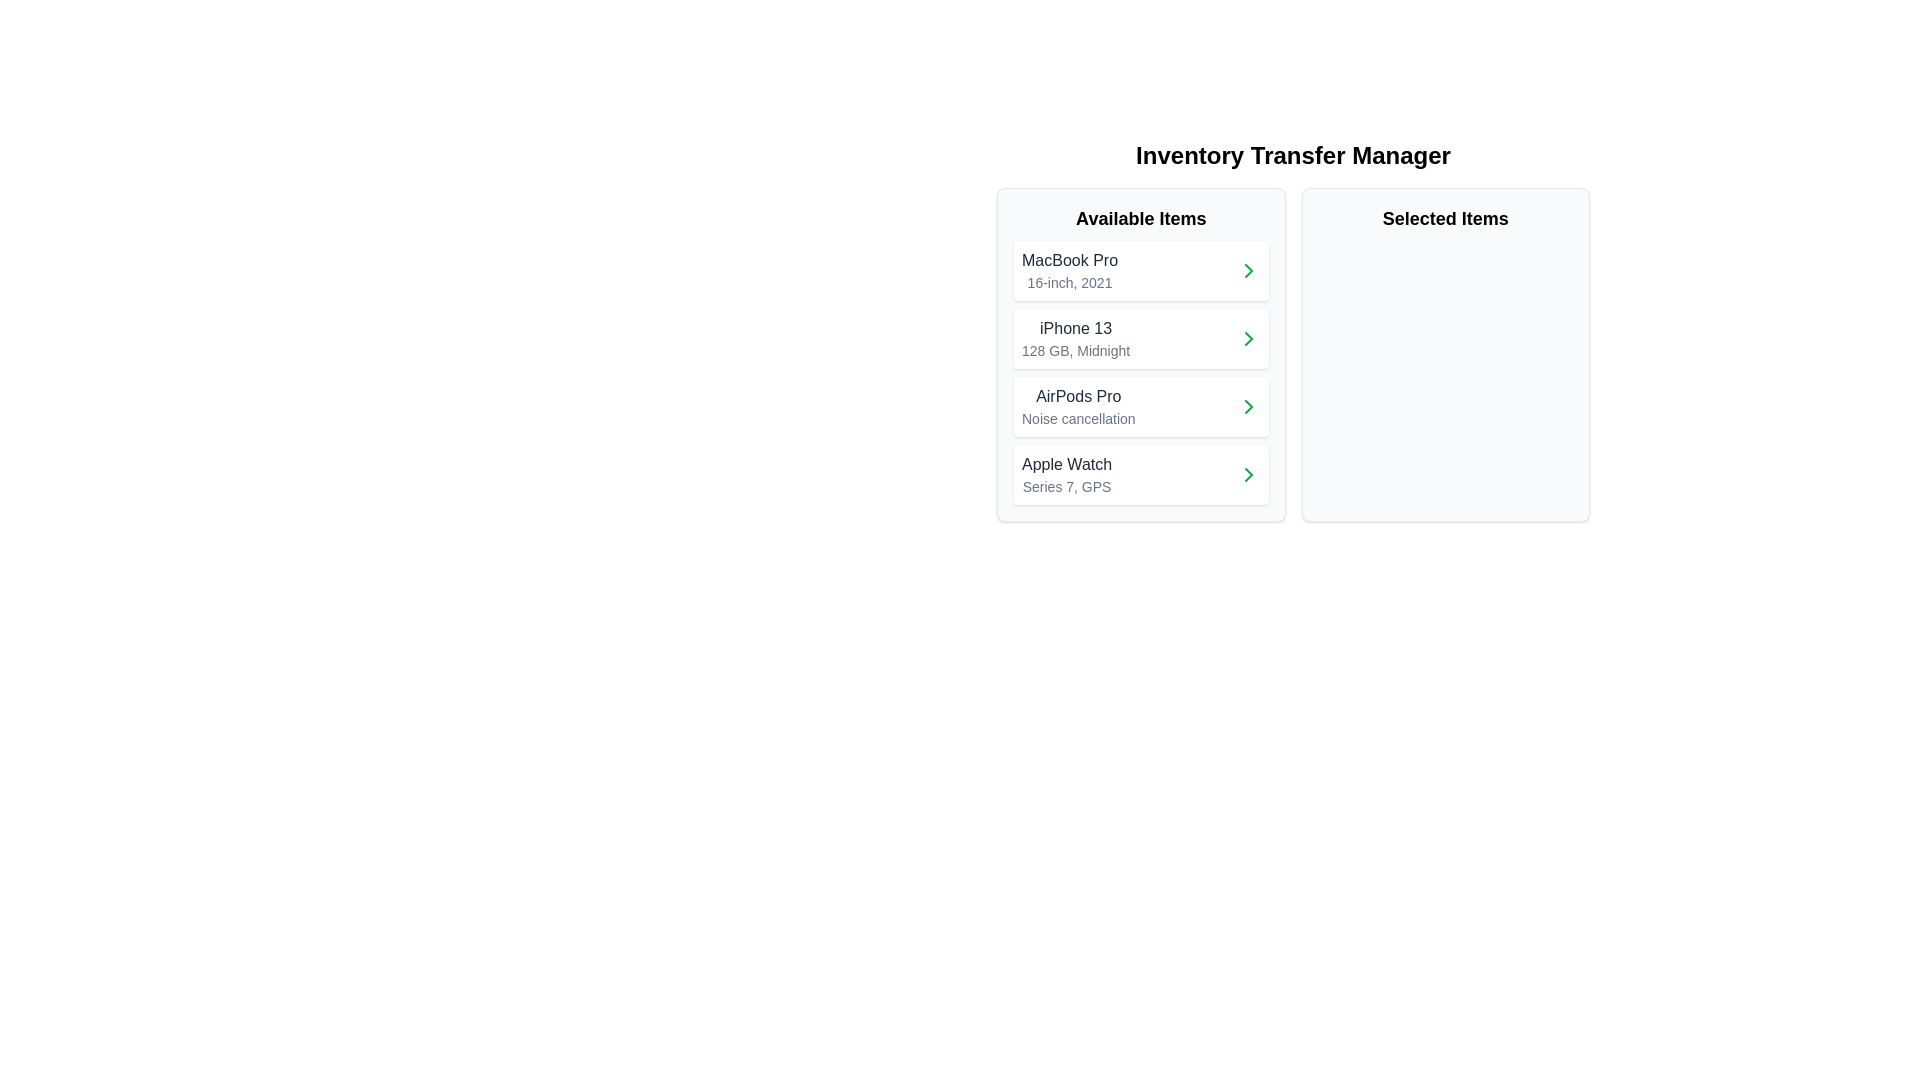 Image resolution: width=1920 pixels, height=1080 pixels. What do you see at coordinates (1247, 474) in the screenshot?
I see `the right-pointing chevron icon, which is green and located next to 'Apple Watch Series 7, GPS' in the 'Available Items' section` at bounding box center [1247, 474].